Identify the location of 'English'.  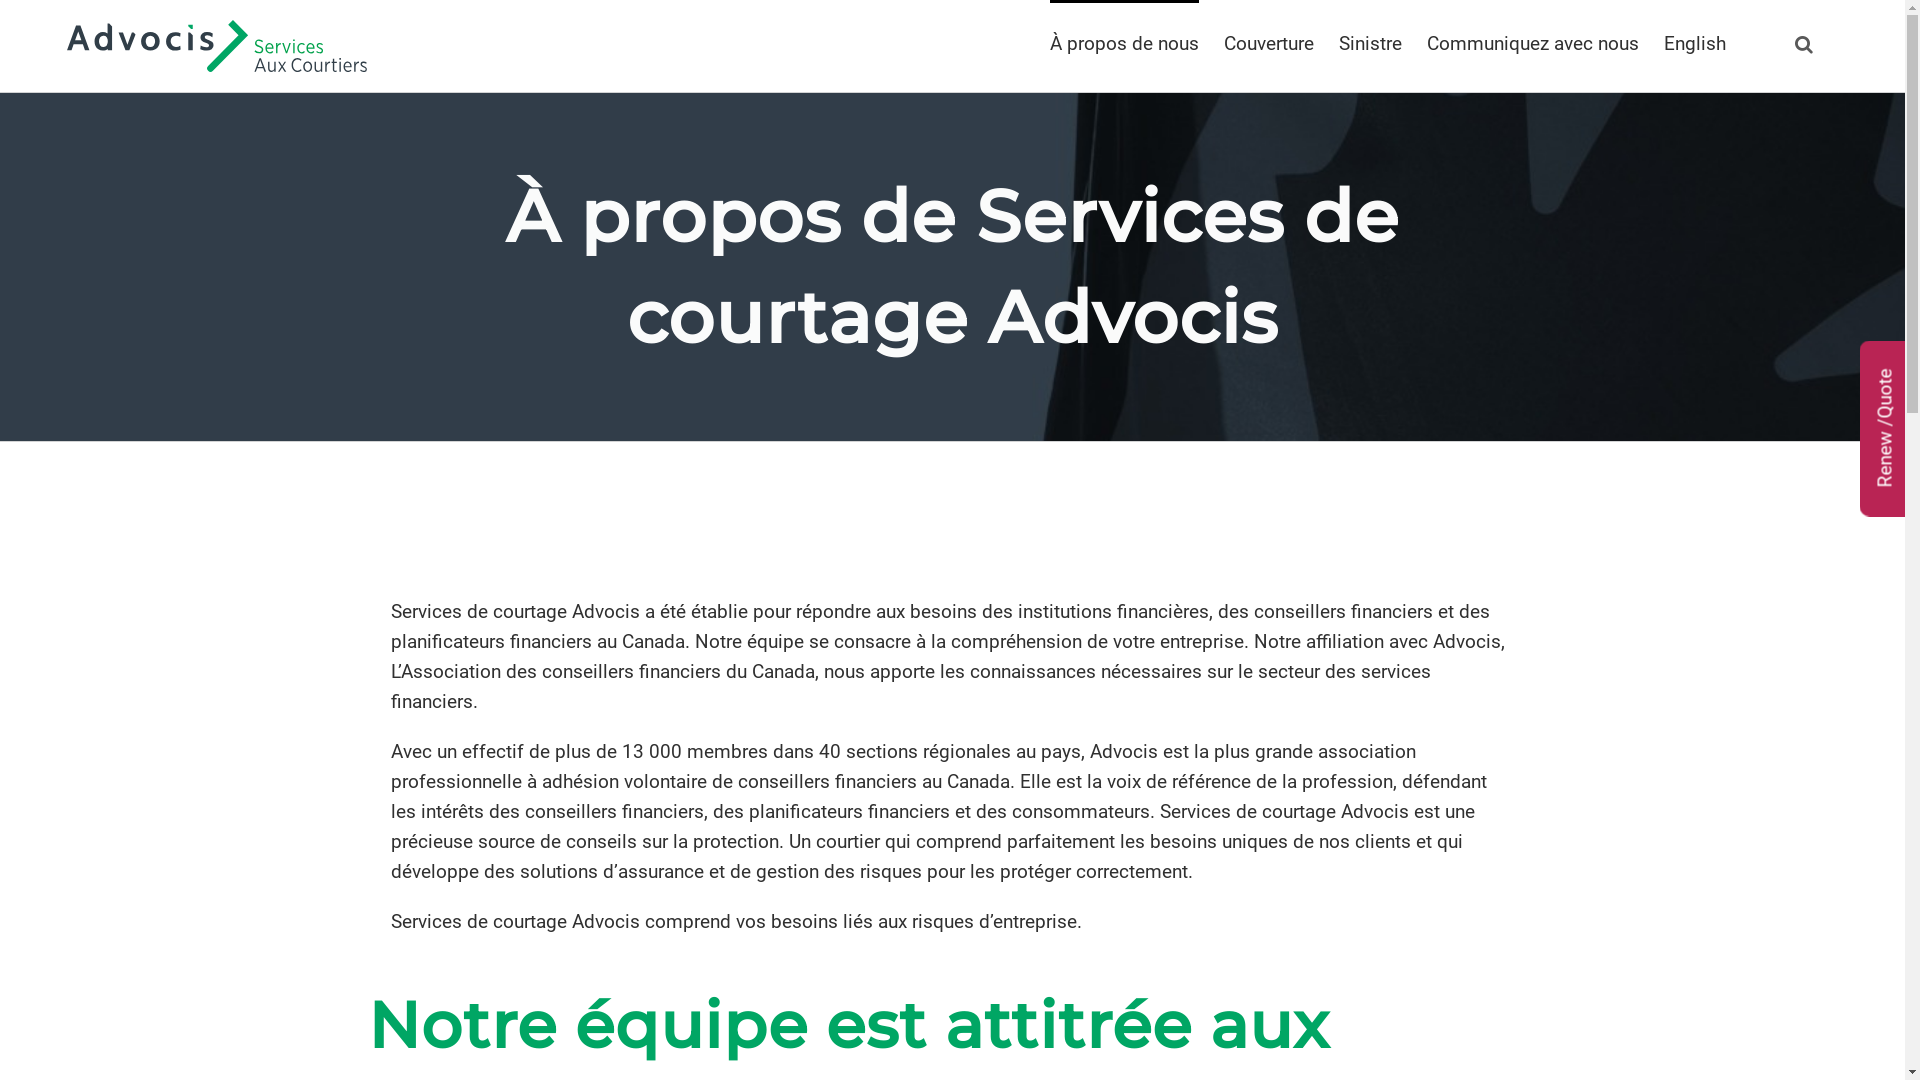
(1693, 42).